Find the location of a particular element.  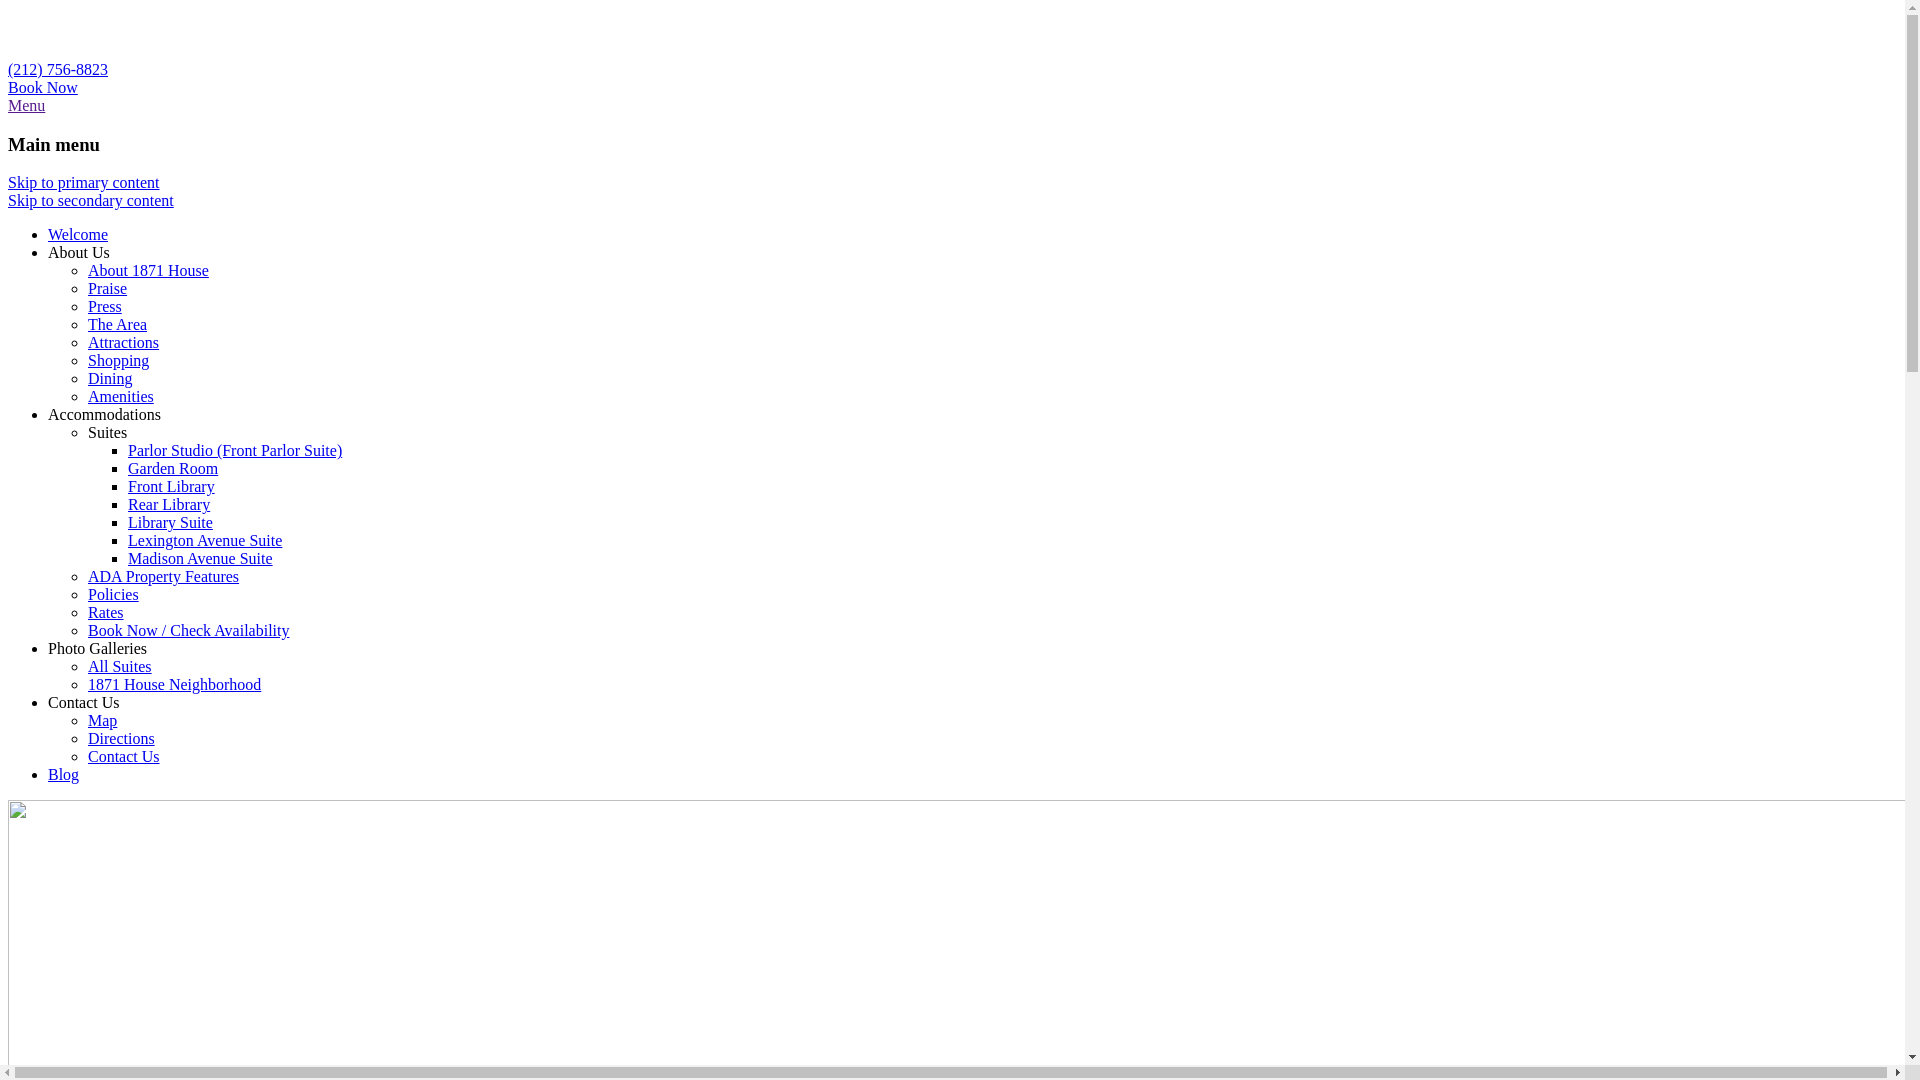

'Directions' is located at coordinates (86, 738).